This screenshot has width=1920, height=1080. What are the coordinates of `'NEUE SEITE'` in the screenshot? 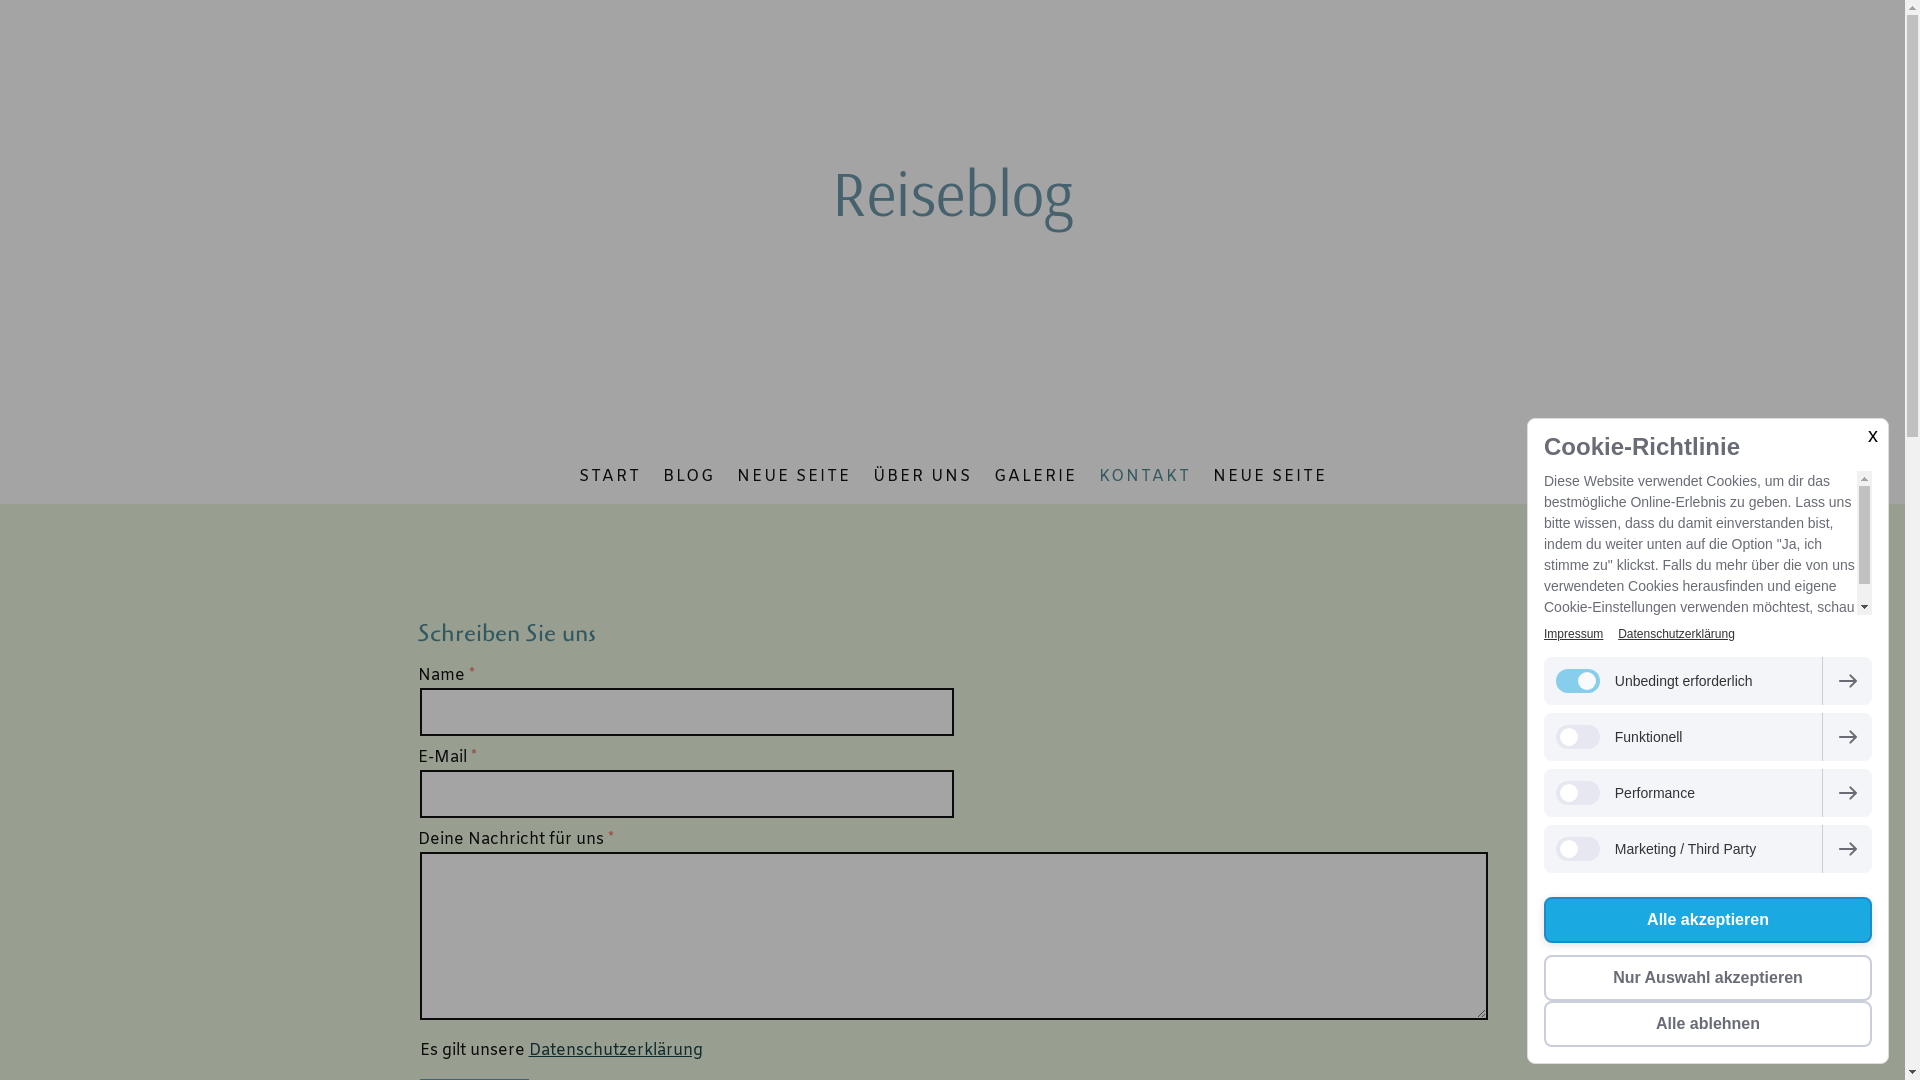 It's located at (1269, 477).